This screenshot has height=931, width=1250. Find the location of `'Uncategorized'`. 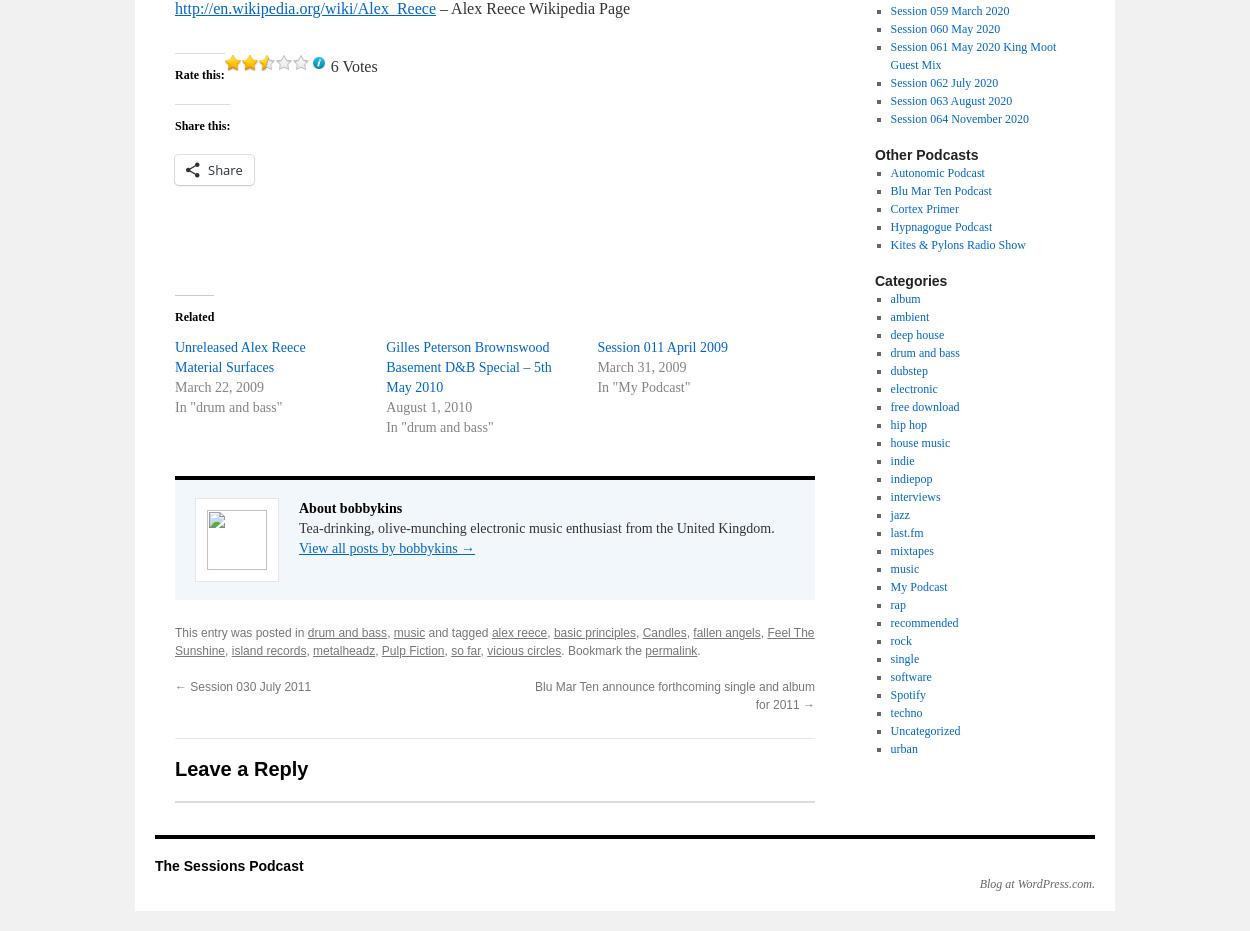

'Uncategorized' is located at coordinates (890, 730).